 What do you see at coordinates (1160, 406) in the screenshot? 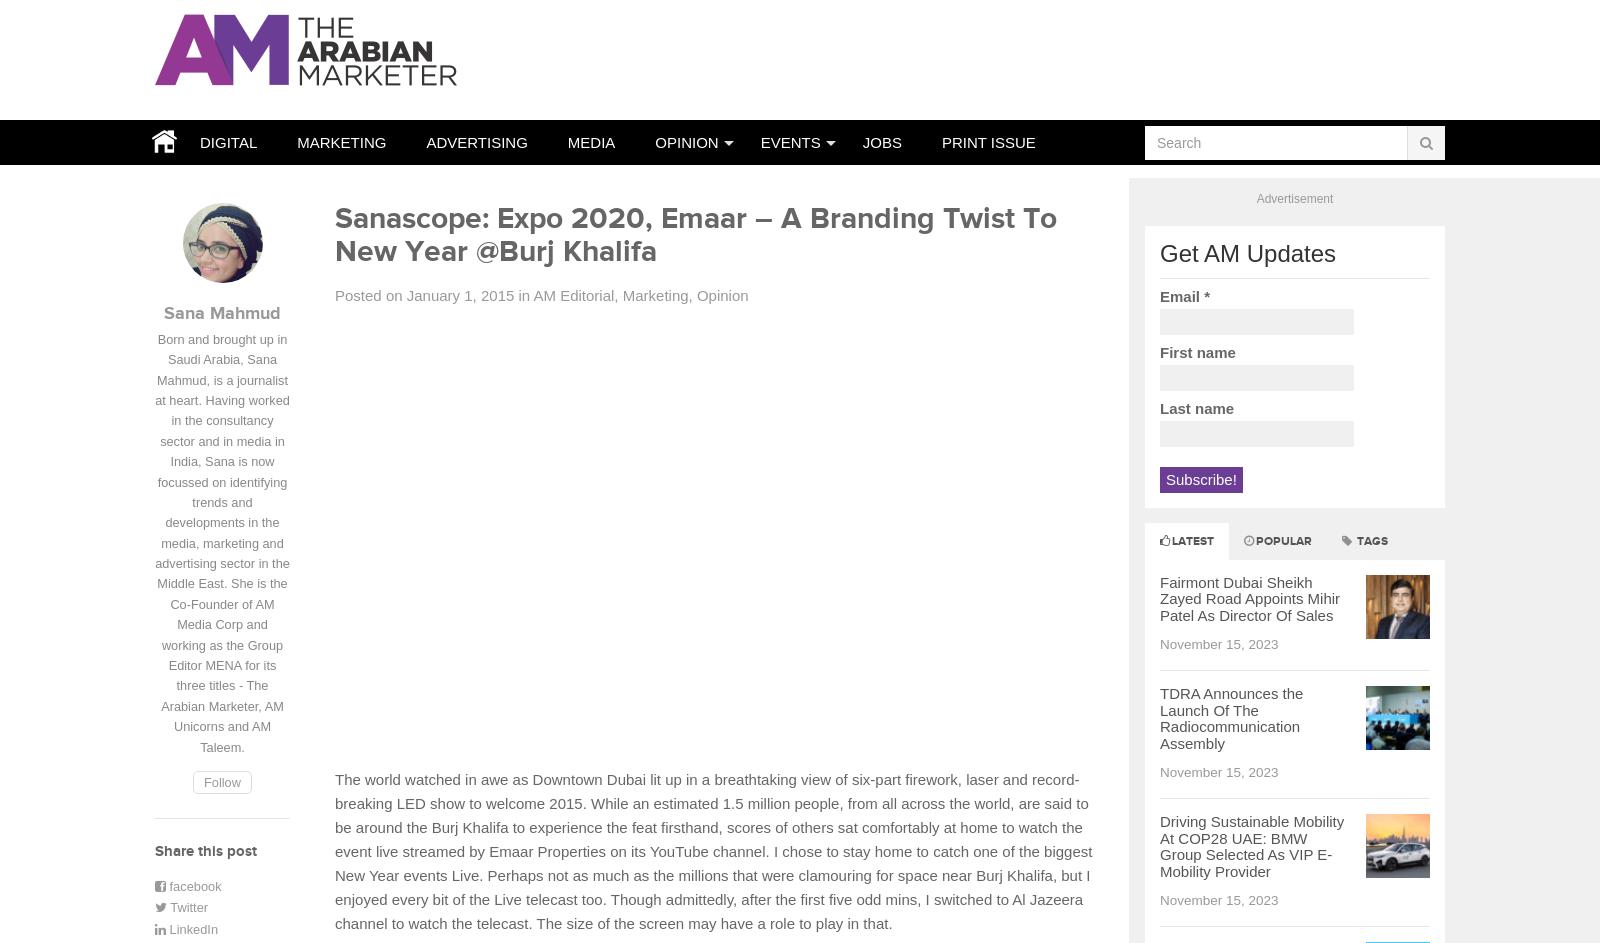
I see `'Last name'` at bounding box center [1160, 406].